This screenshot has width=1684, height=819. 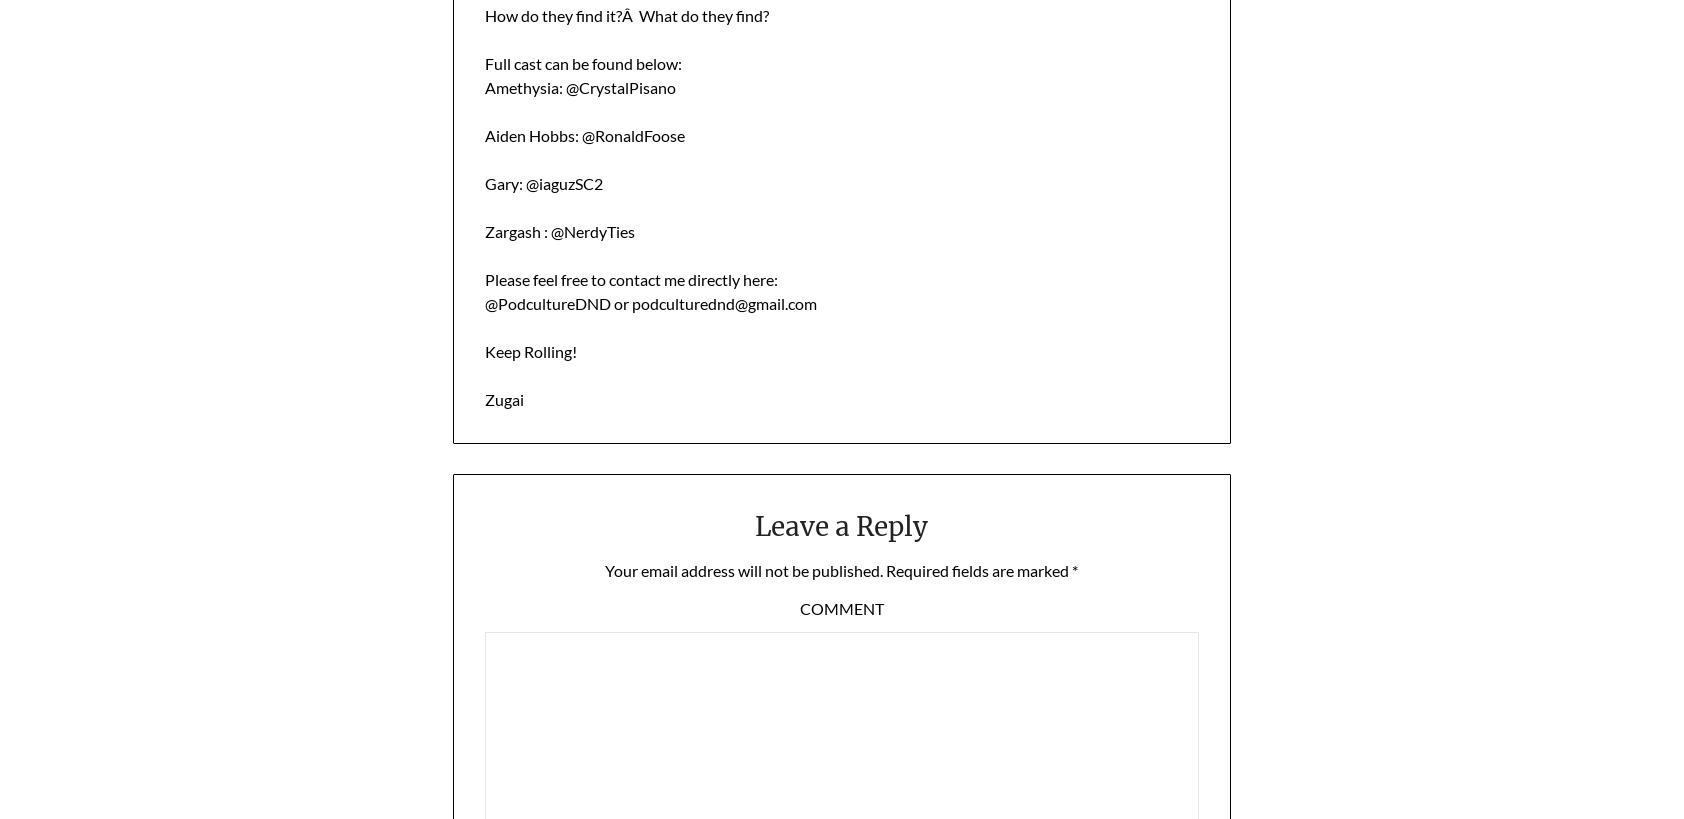 What do you see at coordinates (528, 350) in the screenshot?
I see `'Keep Rolling!'` at bounding box center [528, 350].